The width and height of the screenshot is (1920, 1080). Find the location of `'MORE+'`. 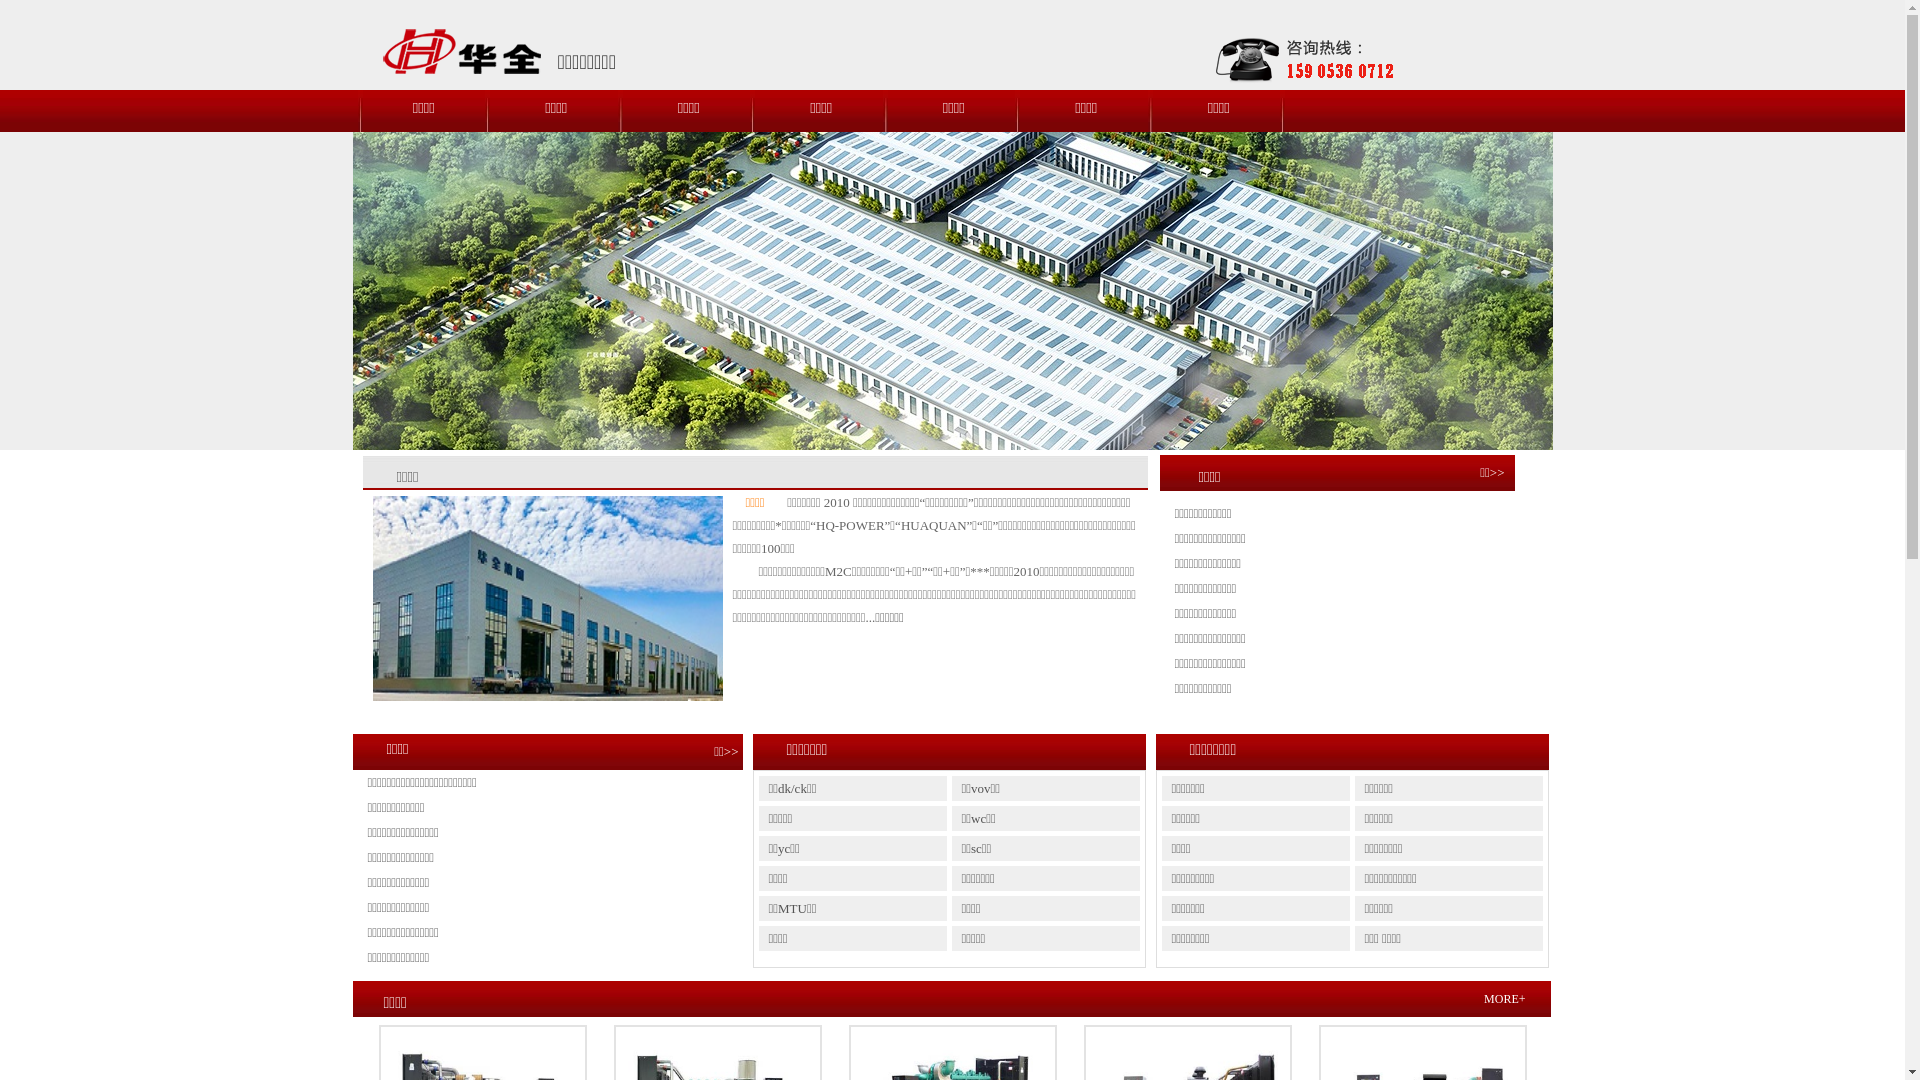

'MORE+' is located at coordinates (1504, 999).